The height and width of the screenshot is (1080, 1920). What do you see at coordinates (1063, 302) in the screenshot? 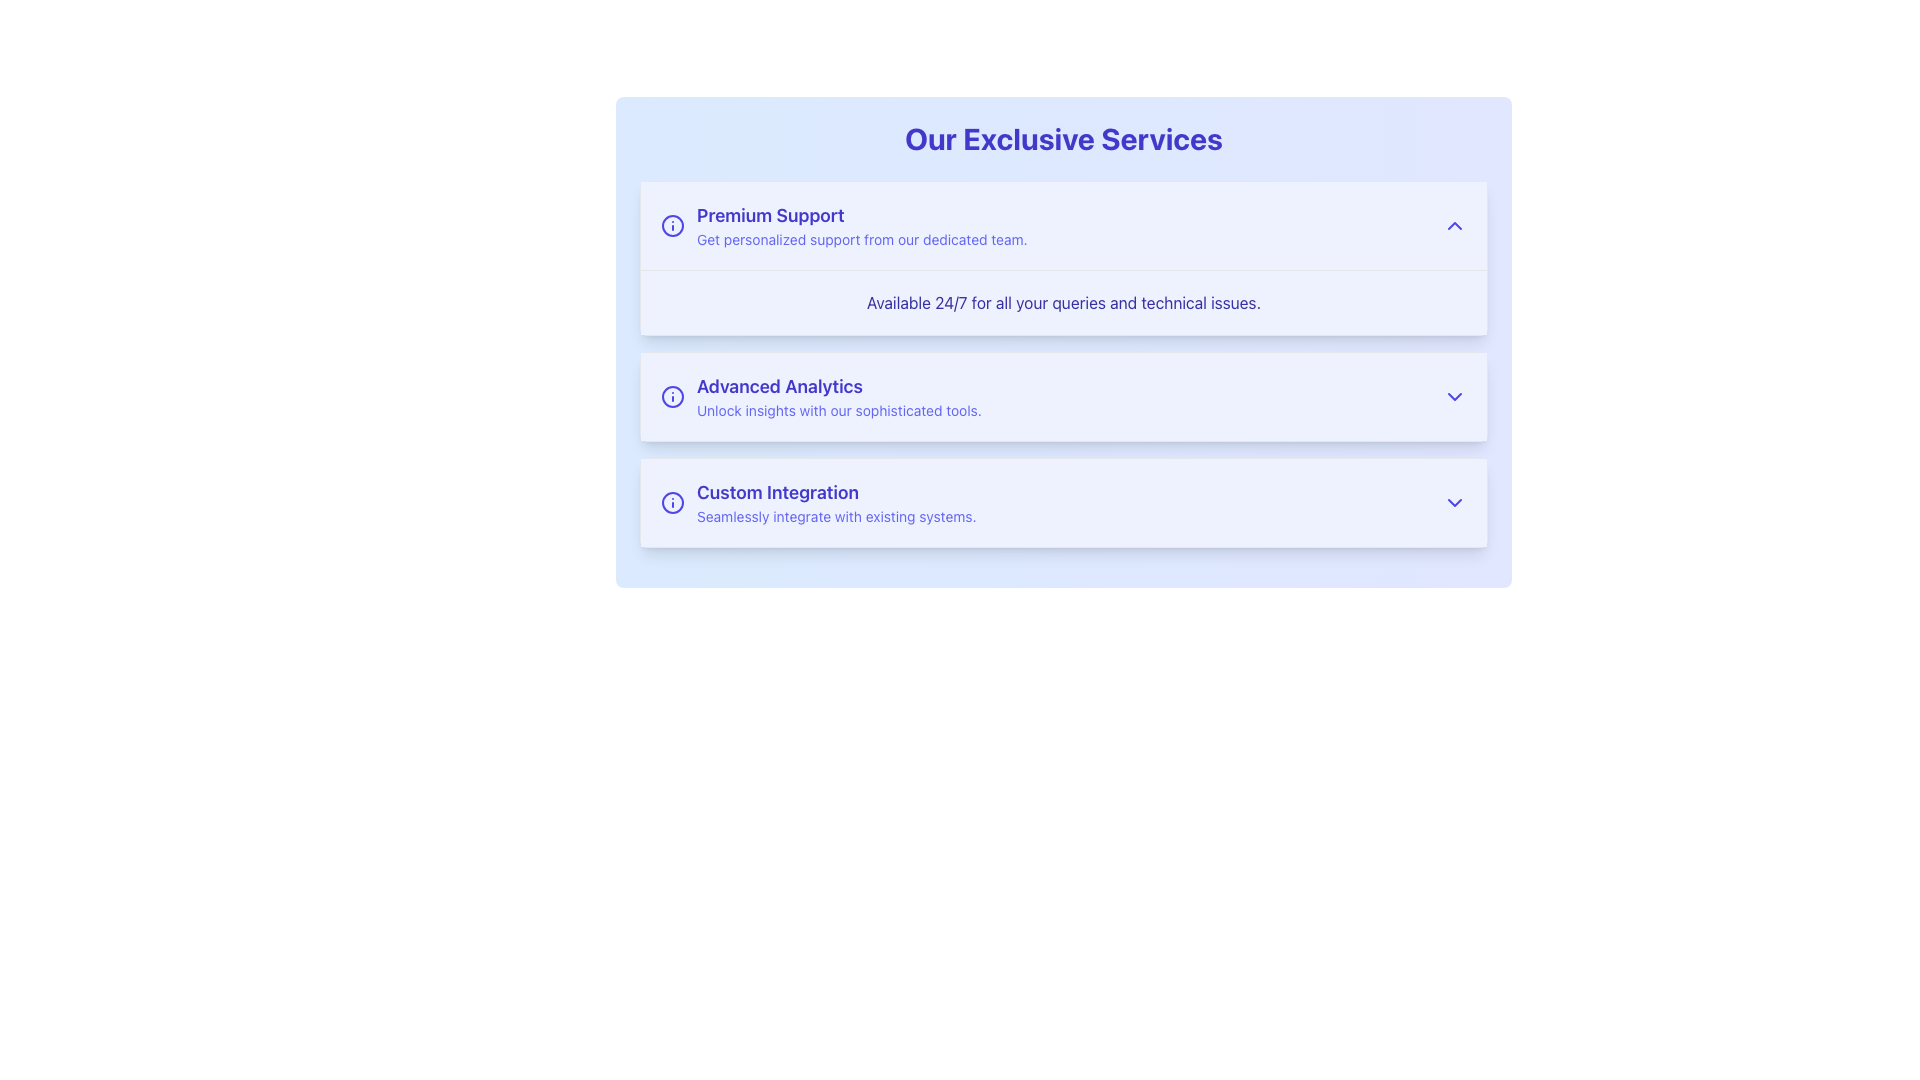
I see `the informational text label located within the 'Premium Support' section, just below the heading and subtext` at bounding box center [1063, 302].